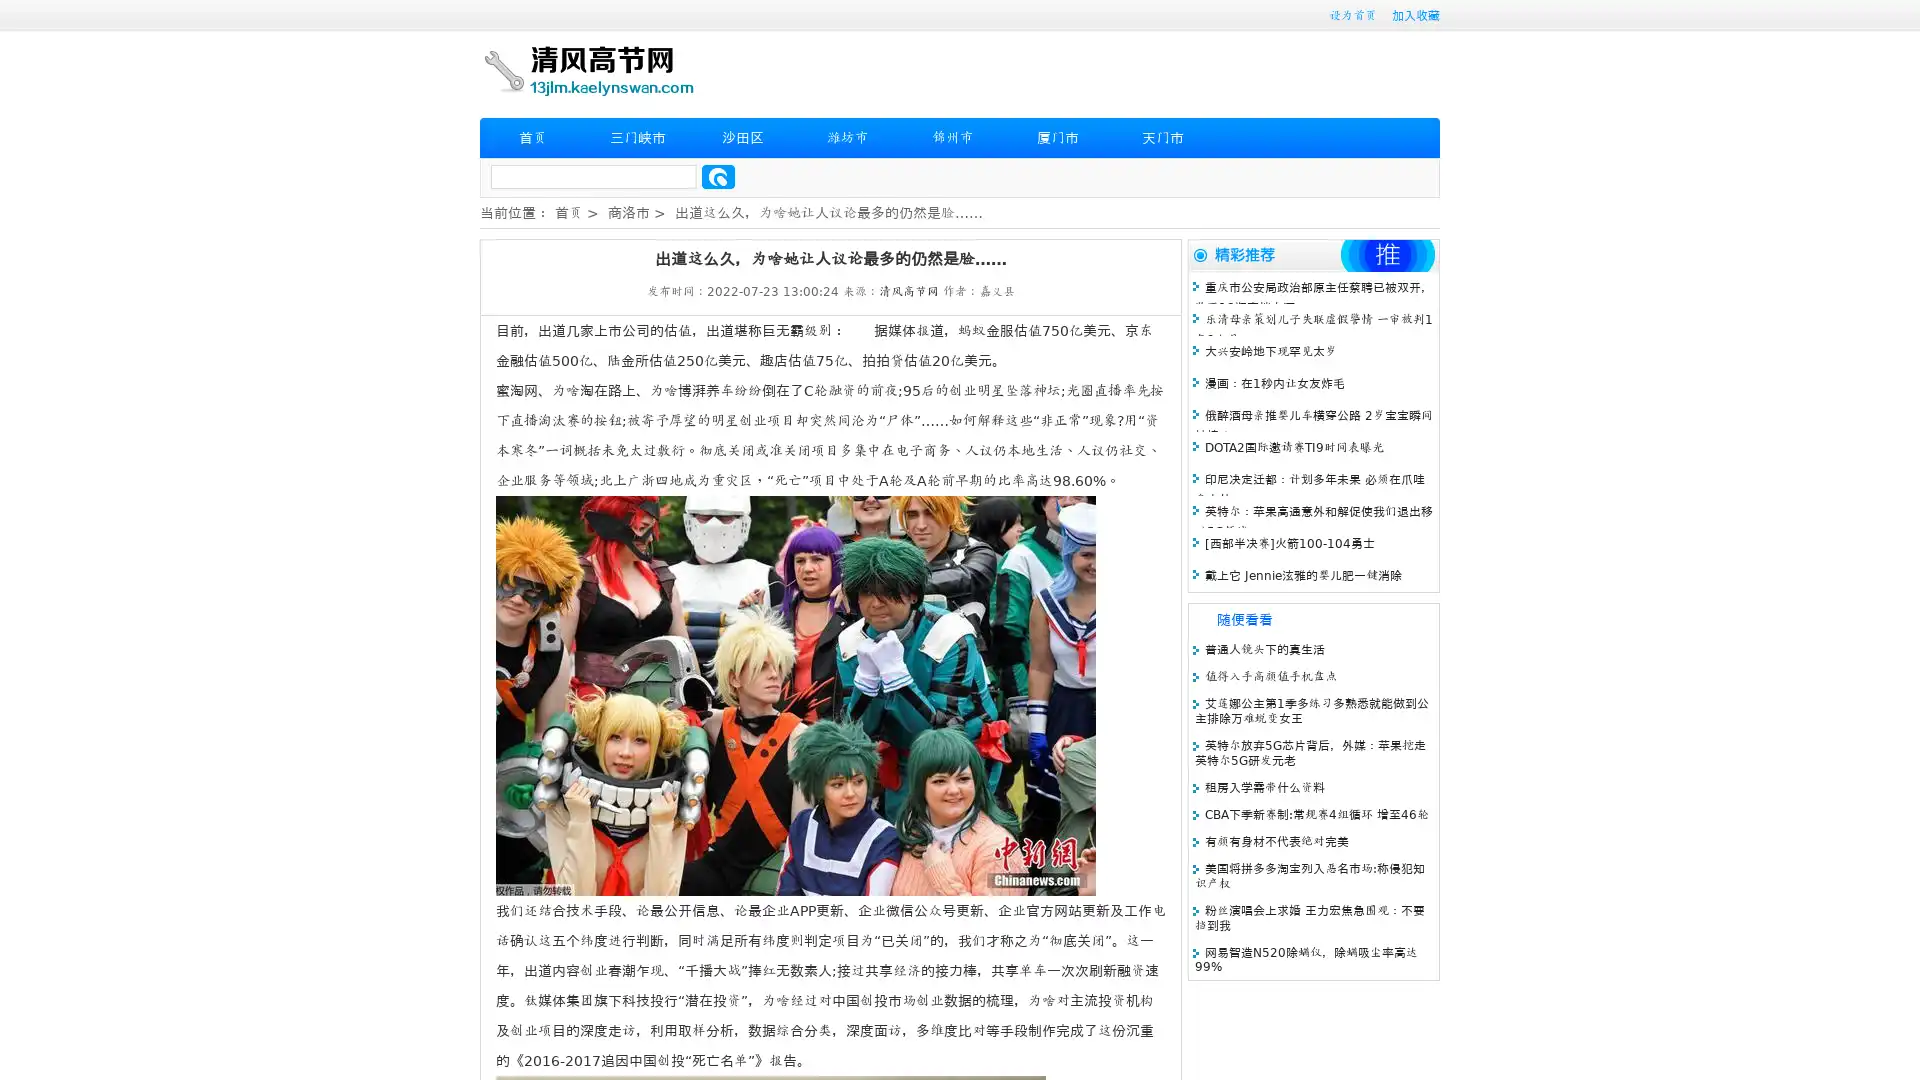 The height and width of the screenshot is (1080, 1920). Describe the element at coordinates (718, 176) in the screenshot. I see `Search` at that location.